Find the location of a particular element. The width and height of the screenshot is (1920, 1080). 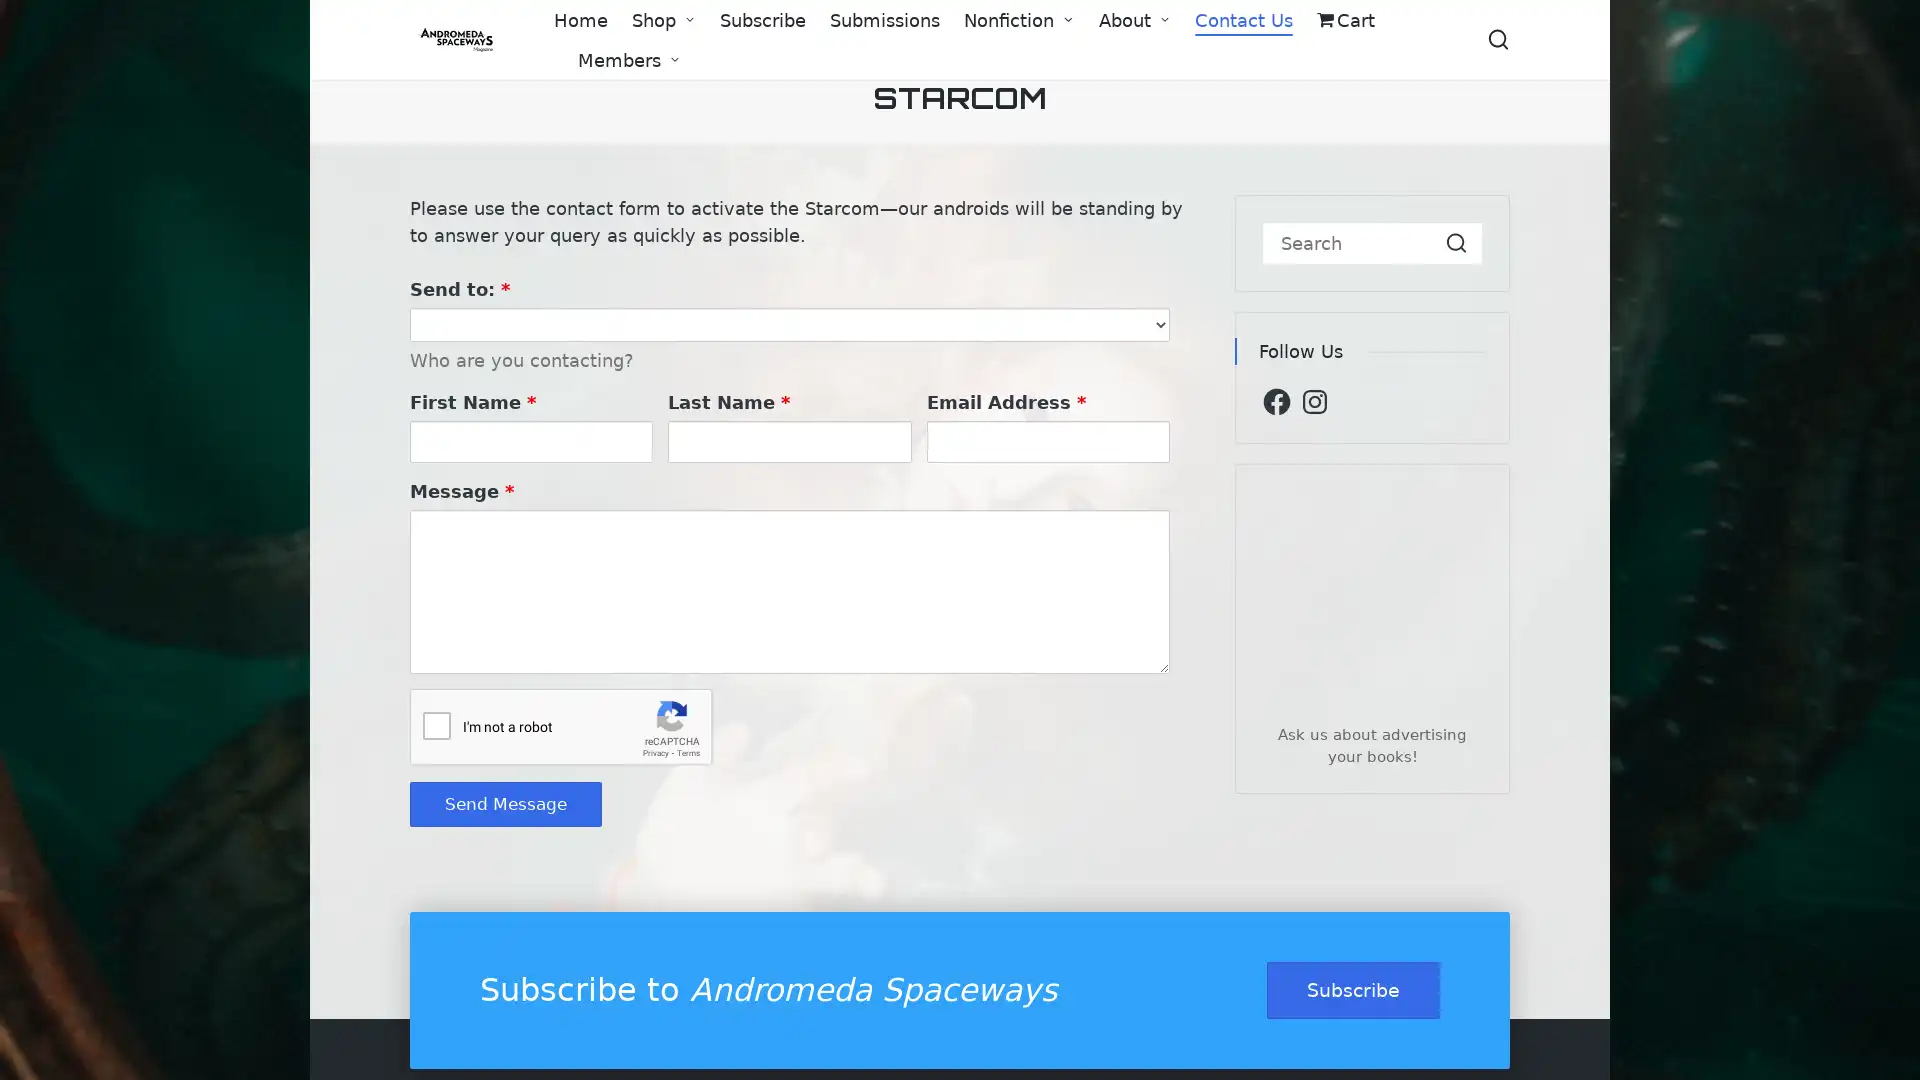

Search is located at coordinates (1456, 242).